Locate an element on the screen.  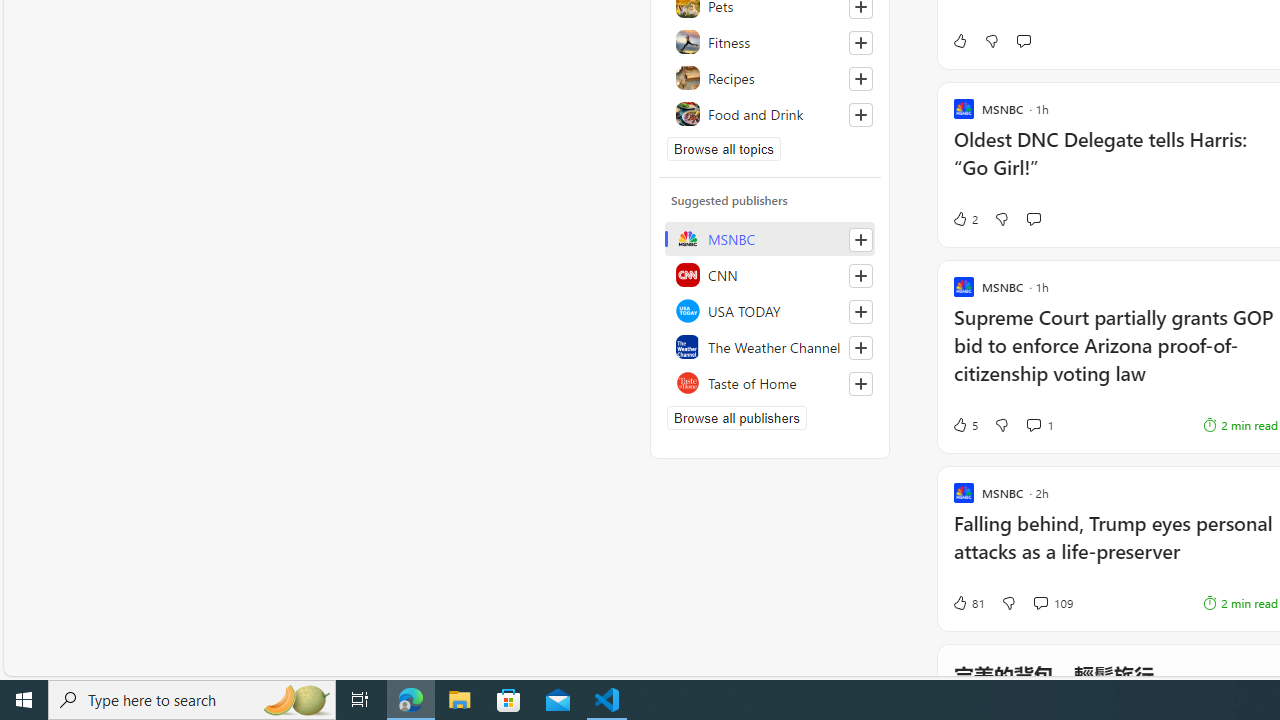
'Taste of Home' is located at coordinates (769, 383).